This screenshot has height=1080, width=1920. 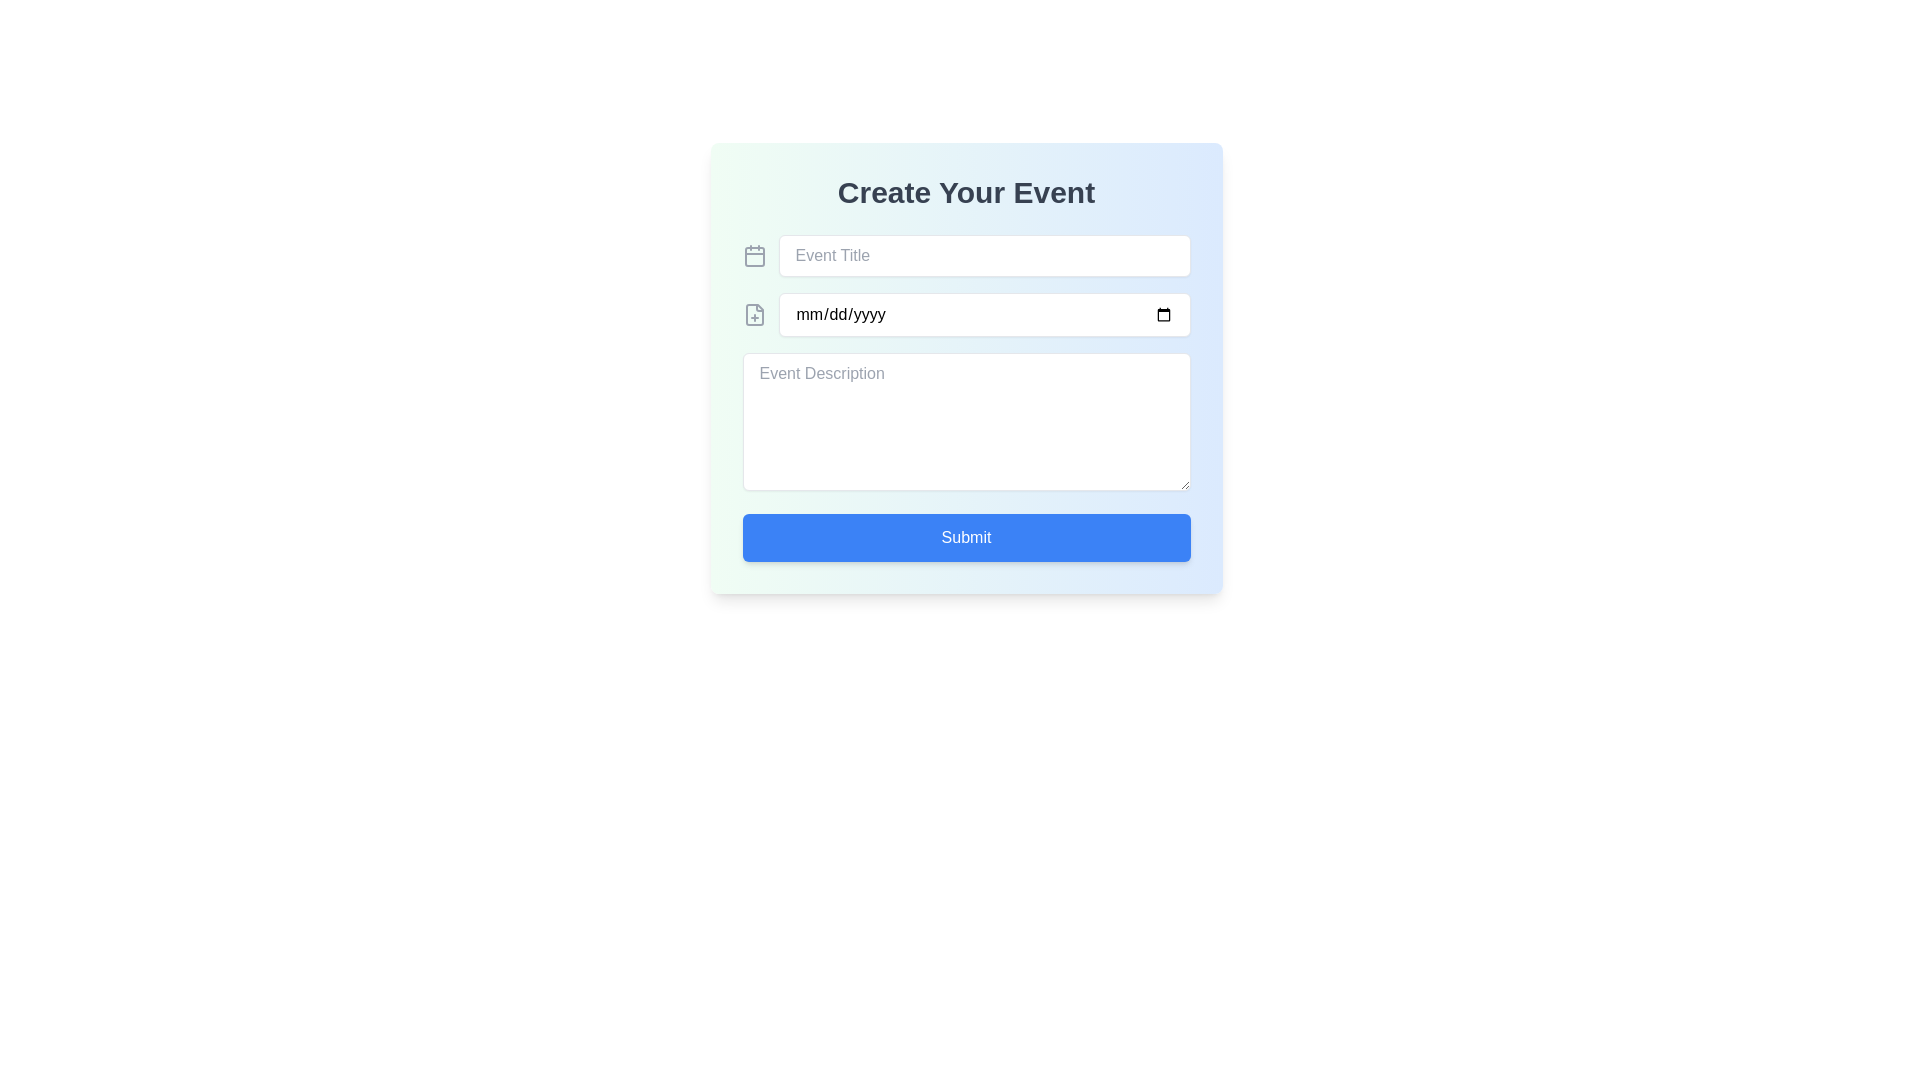 What do you see at coordinates (966, 315) in the screenshot?
I see `the Date input field, which is styled with a white background, grey border, and rounded corners, to focus and type a date` at bounding box center [966, 315].